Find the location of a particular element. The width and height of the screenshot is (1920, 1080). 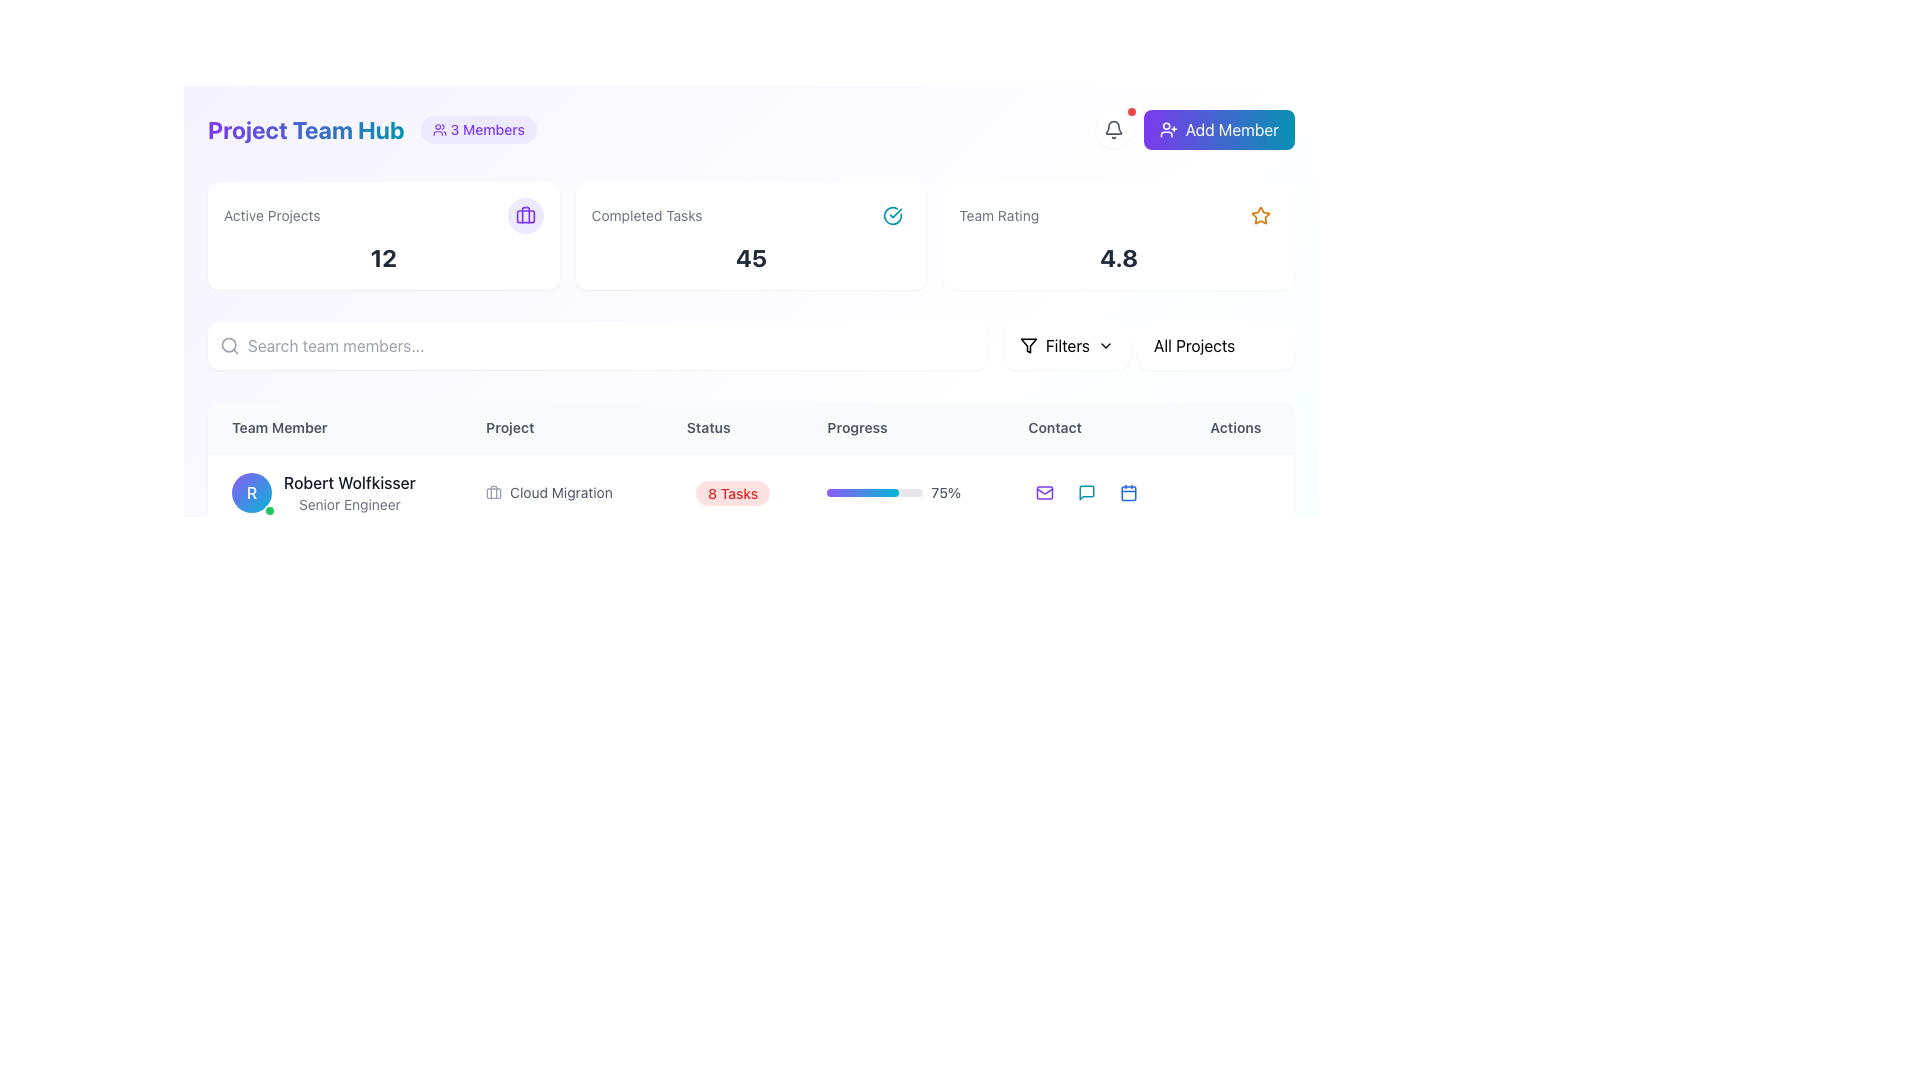

the progress visually on the horizontal progress bar that indicates 90% completion, located below the header of the page in the 'Progress' column is located at coordinates (902, 644).